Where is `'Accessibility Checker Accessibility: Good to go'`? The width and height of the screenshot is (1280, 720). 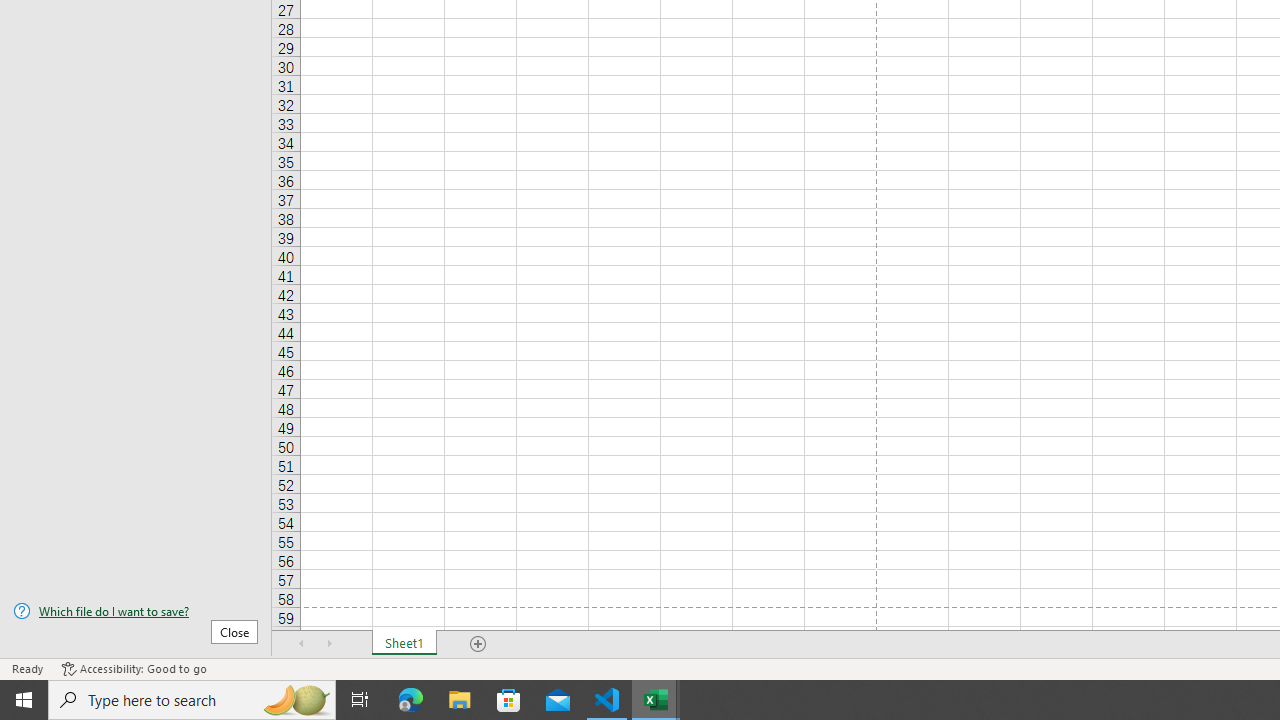
'Accessibility Checker Accessibility: Good to go' is located at coordinates (133, 669).